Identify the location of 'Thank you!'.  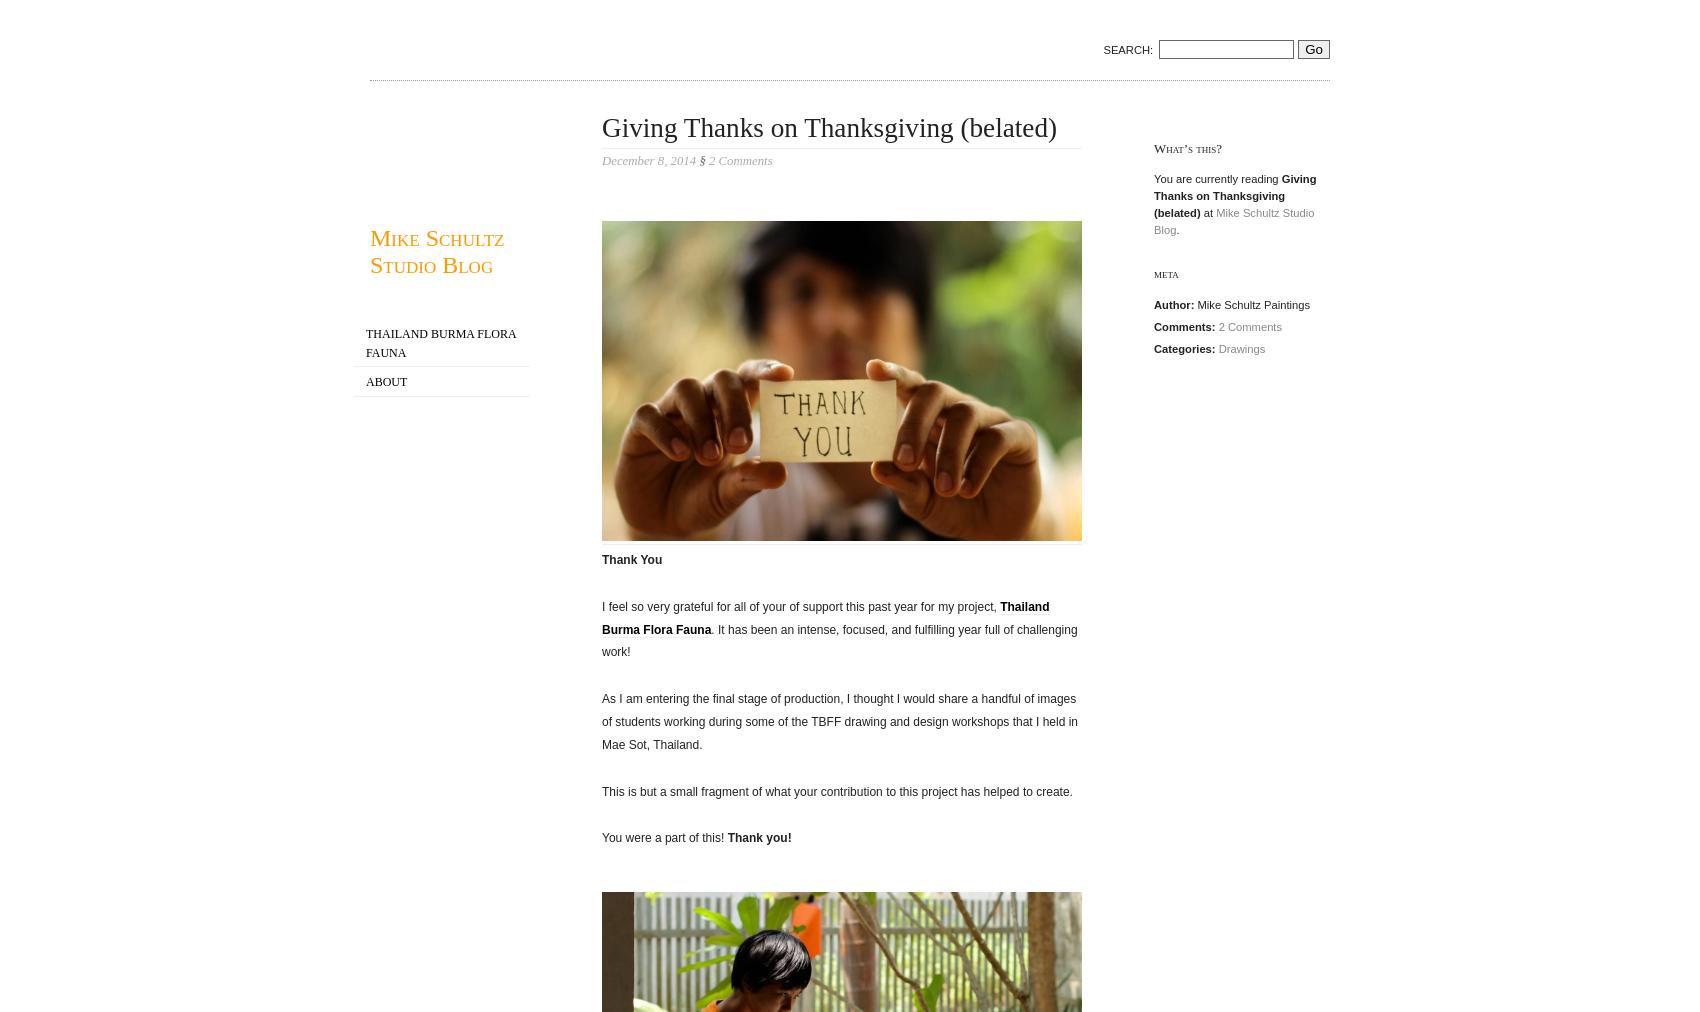
(758, 837).